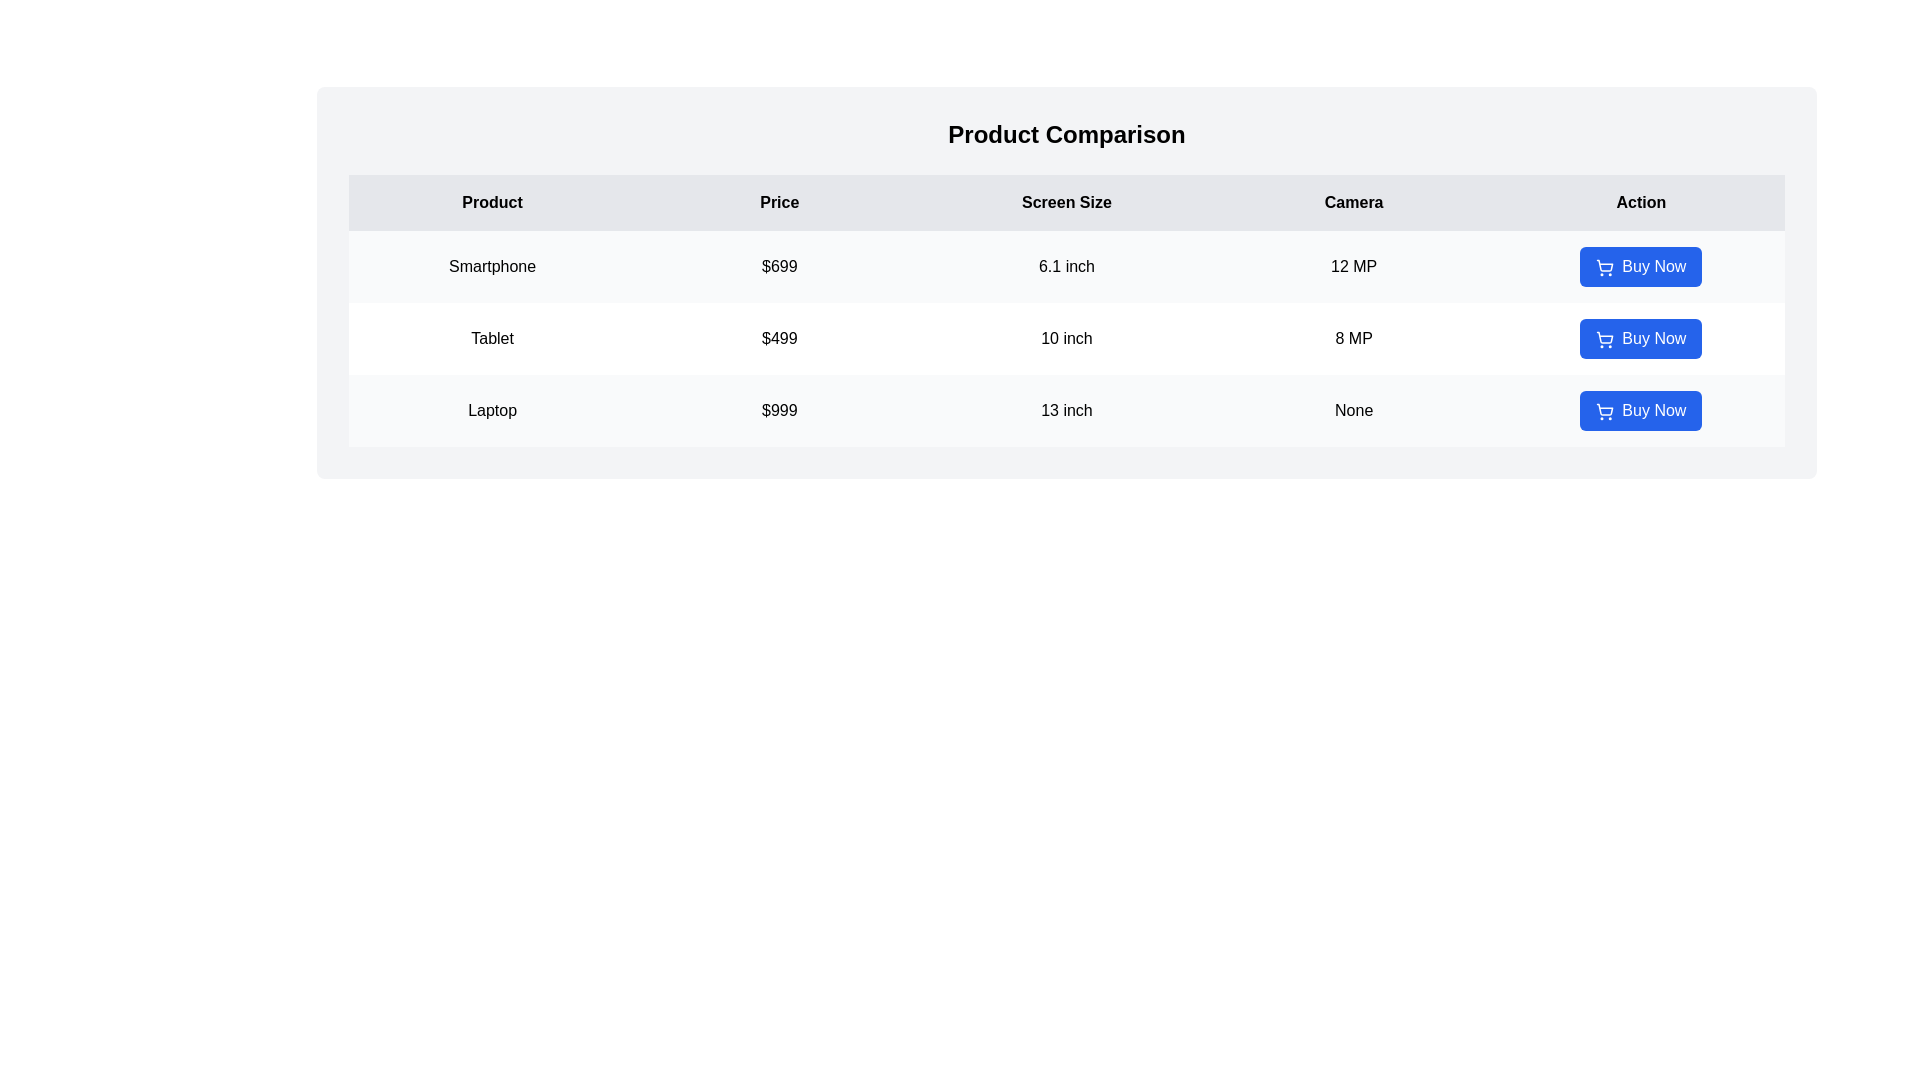  What do you see at coordinates (1065, 265) in the screenshot?
I see `the row corresponding to Smartphone for comparison` at bounding box center [1065, 265].